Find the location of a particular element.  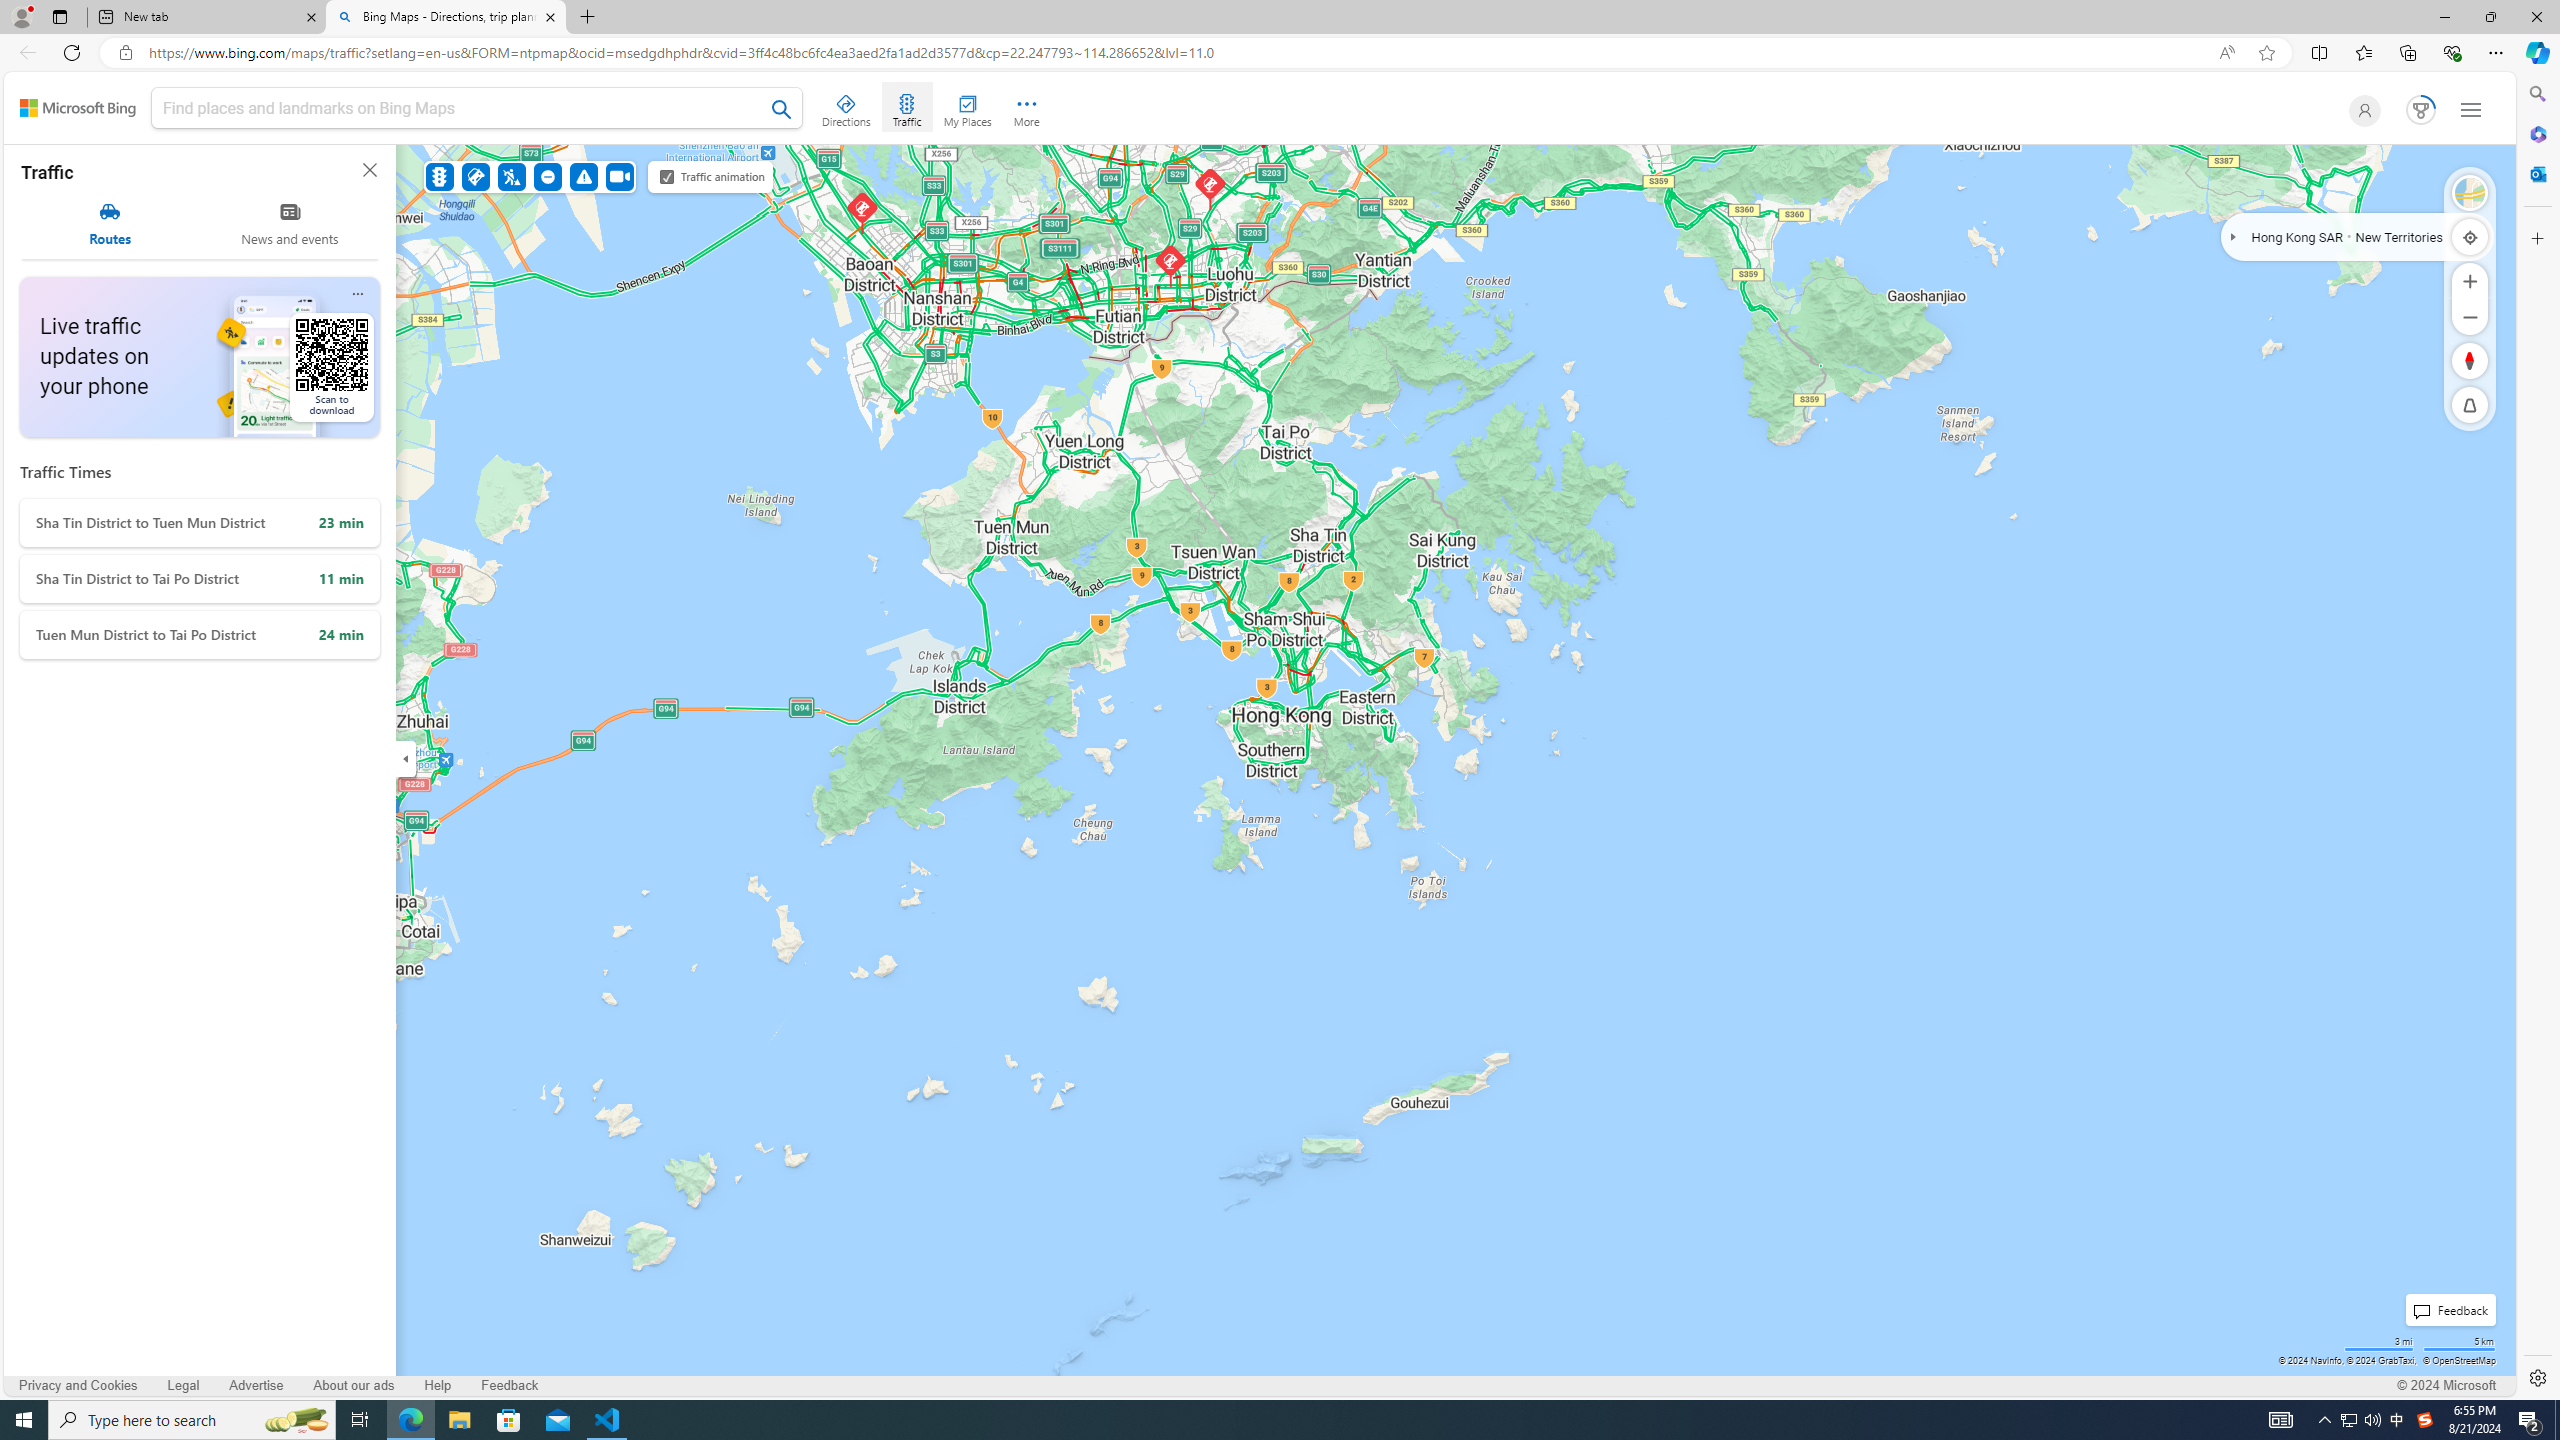

'About our ads' is located at coordinates (352, 1385).